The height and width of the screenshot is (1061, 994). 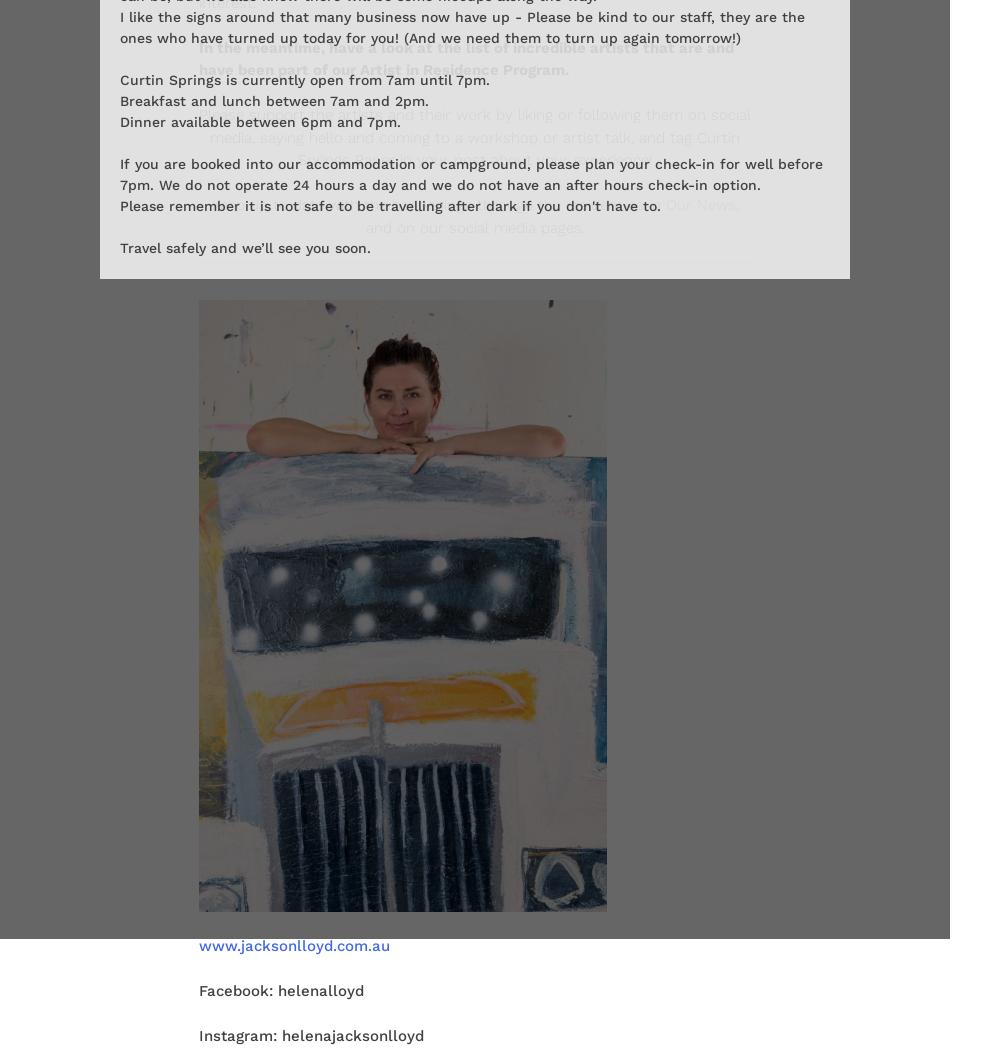 What do you see at coordinates (245, 246) in the screenshot?
I see `'Travel safely and we’ll see you soon.'` at bounding box center [245, 246].